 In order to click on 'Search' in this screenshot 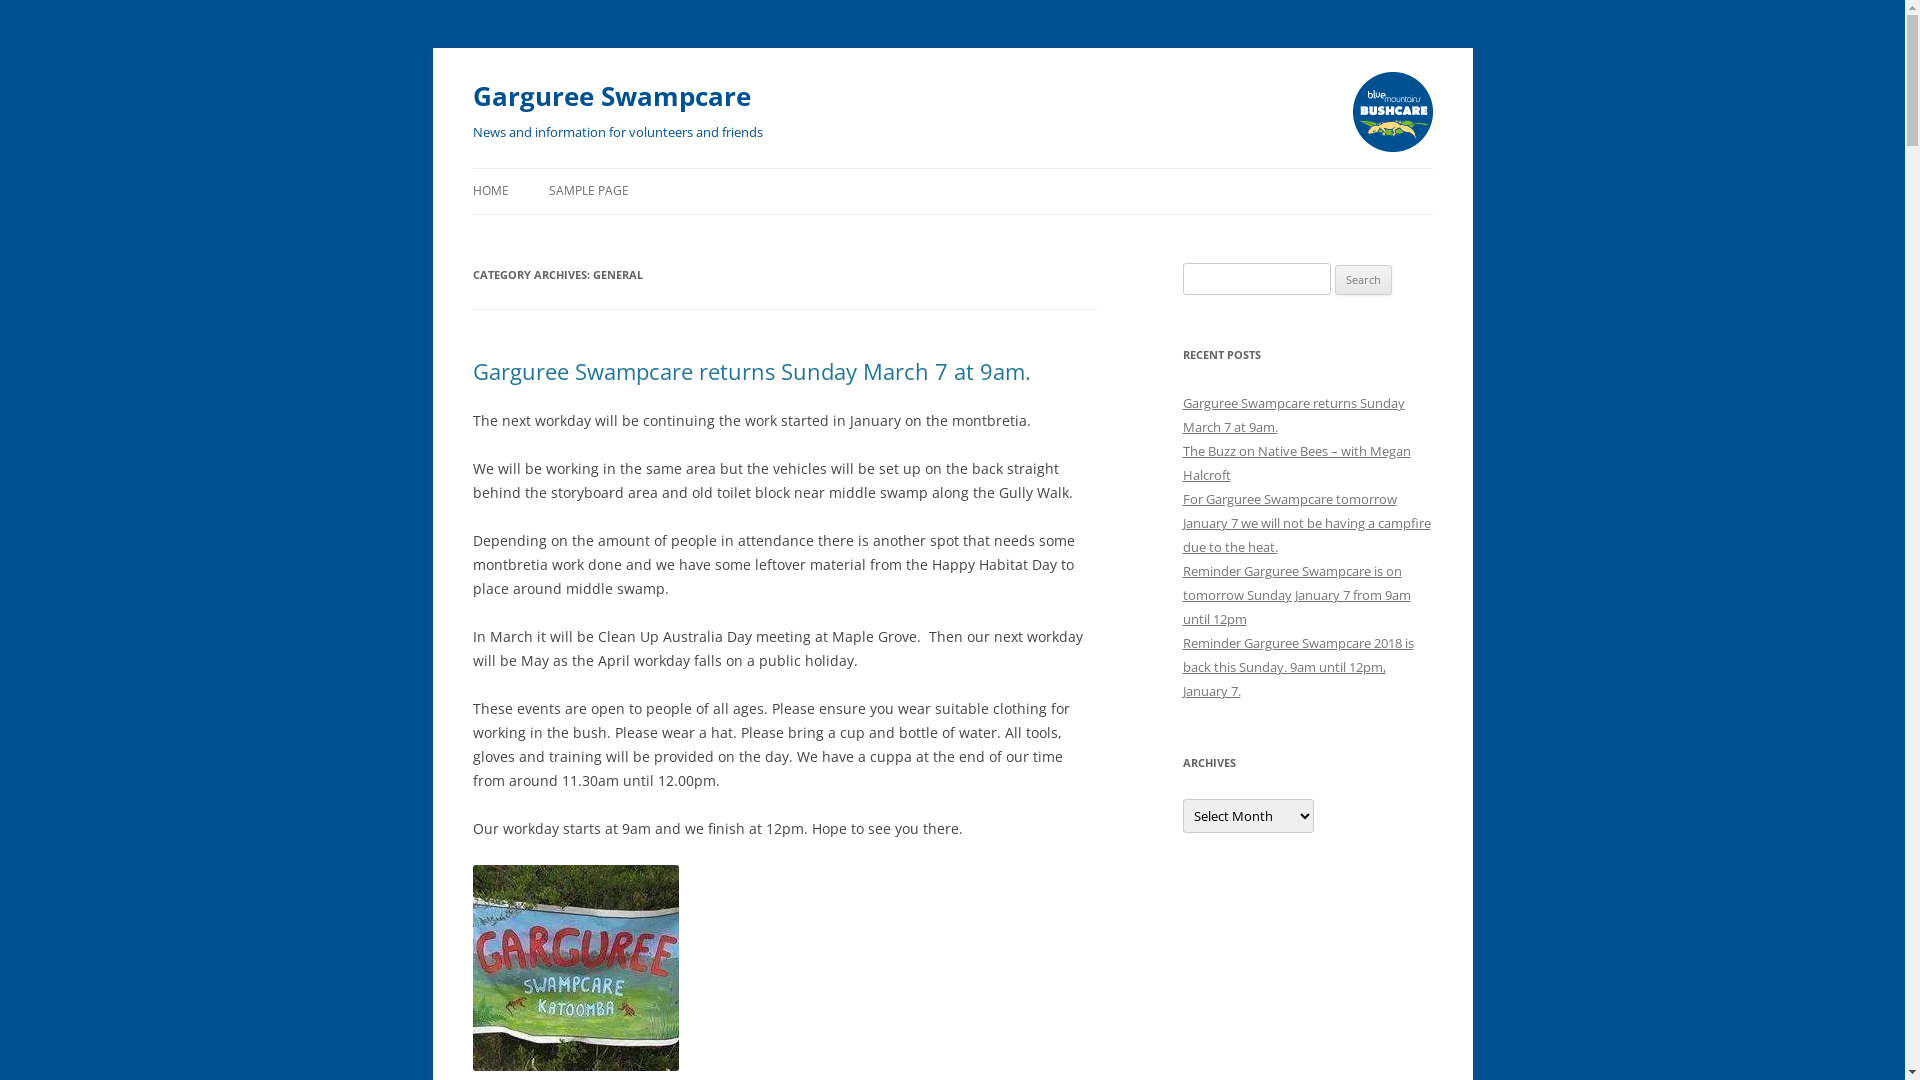, I will do `click(1362, 280)`.